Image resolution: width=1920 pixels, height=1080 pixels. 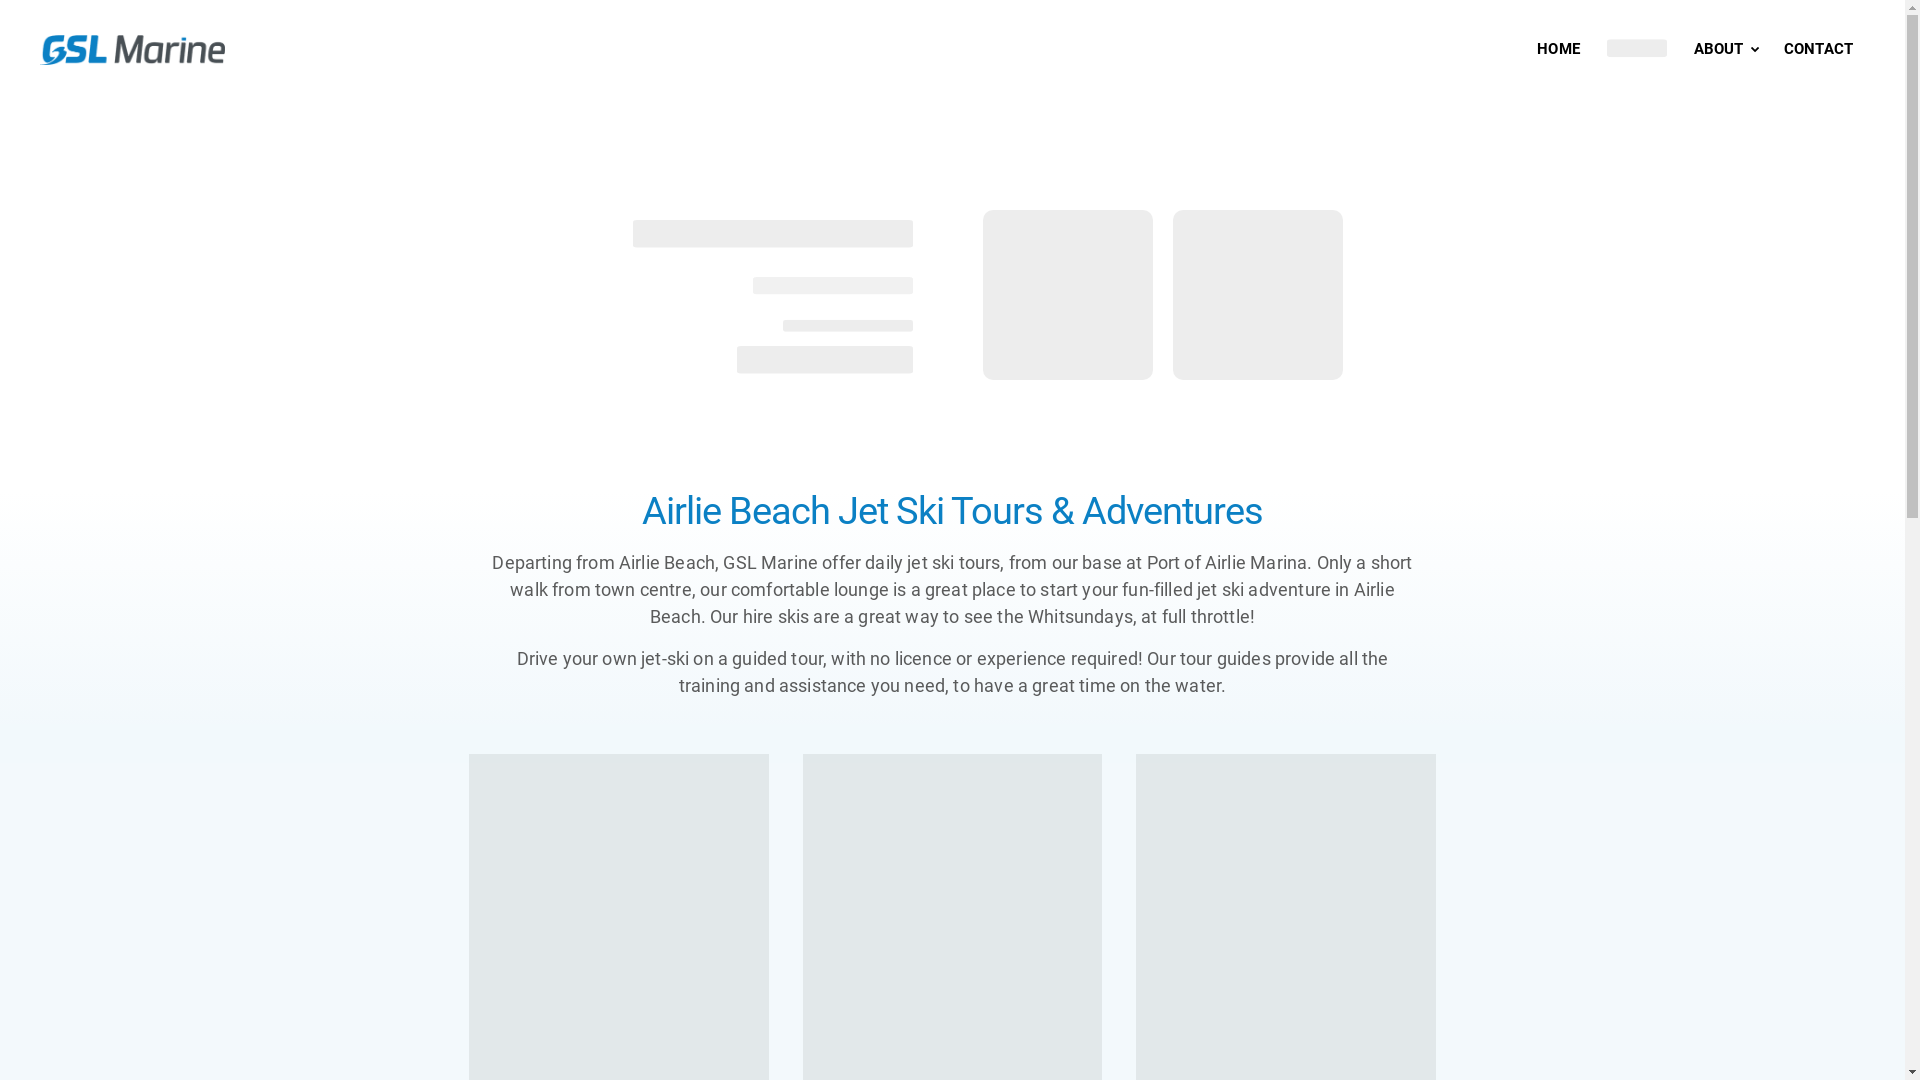 What do you see at coordinates (1726, 48) in the screenshot?
I see `'ABOUT'` at bounding box center [1726, 48].